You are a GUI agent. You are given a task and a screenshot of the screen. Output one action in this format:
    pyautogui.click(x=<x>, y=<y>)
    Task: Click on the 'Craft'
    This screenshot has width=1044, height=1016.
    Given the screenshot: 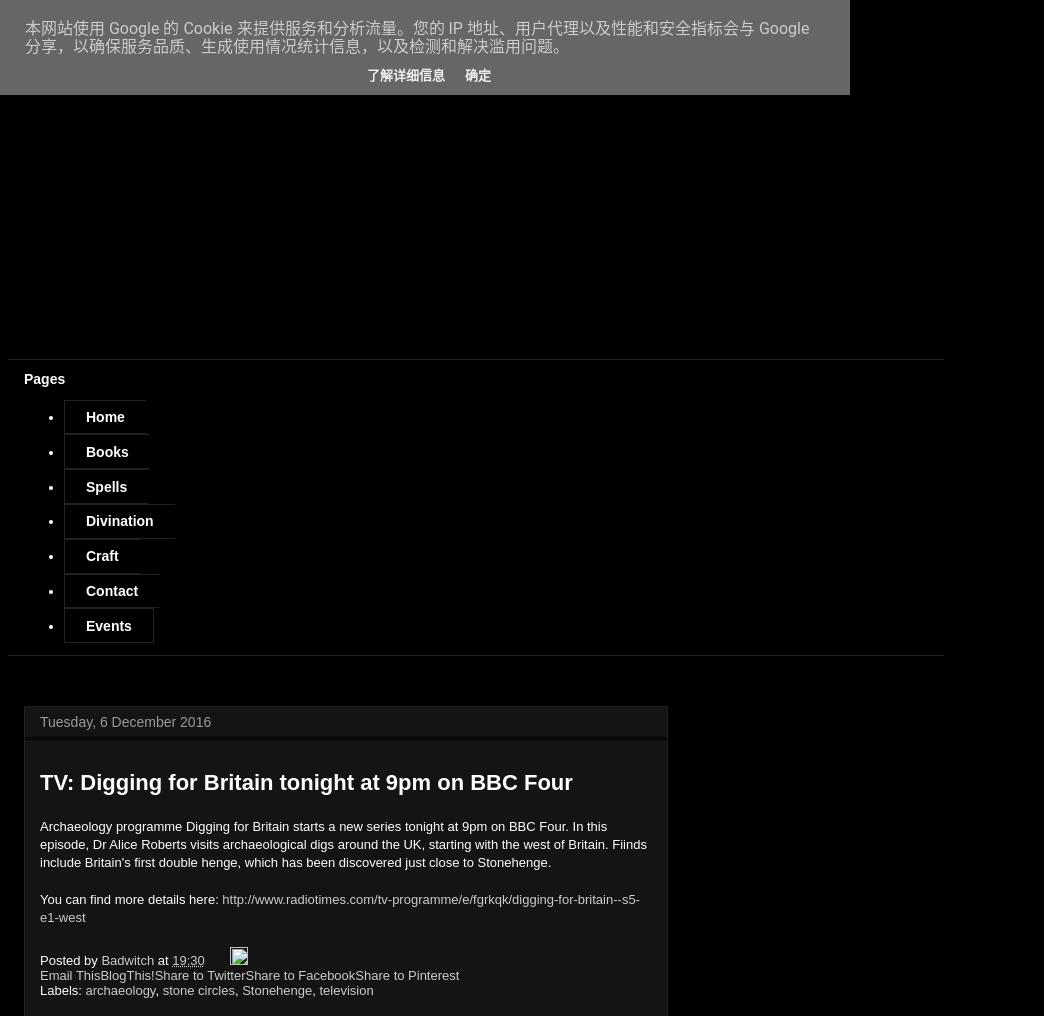 What is the action you would take?
    pyautogui.click(x=86, y=554)
    